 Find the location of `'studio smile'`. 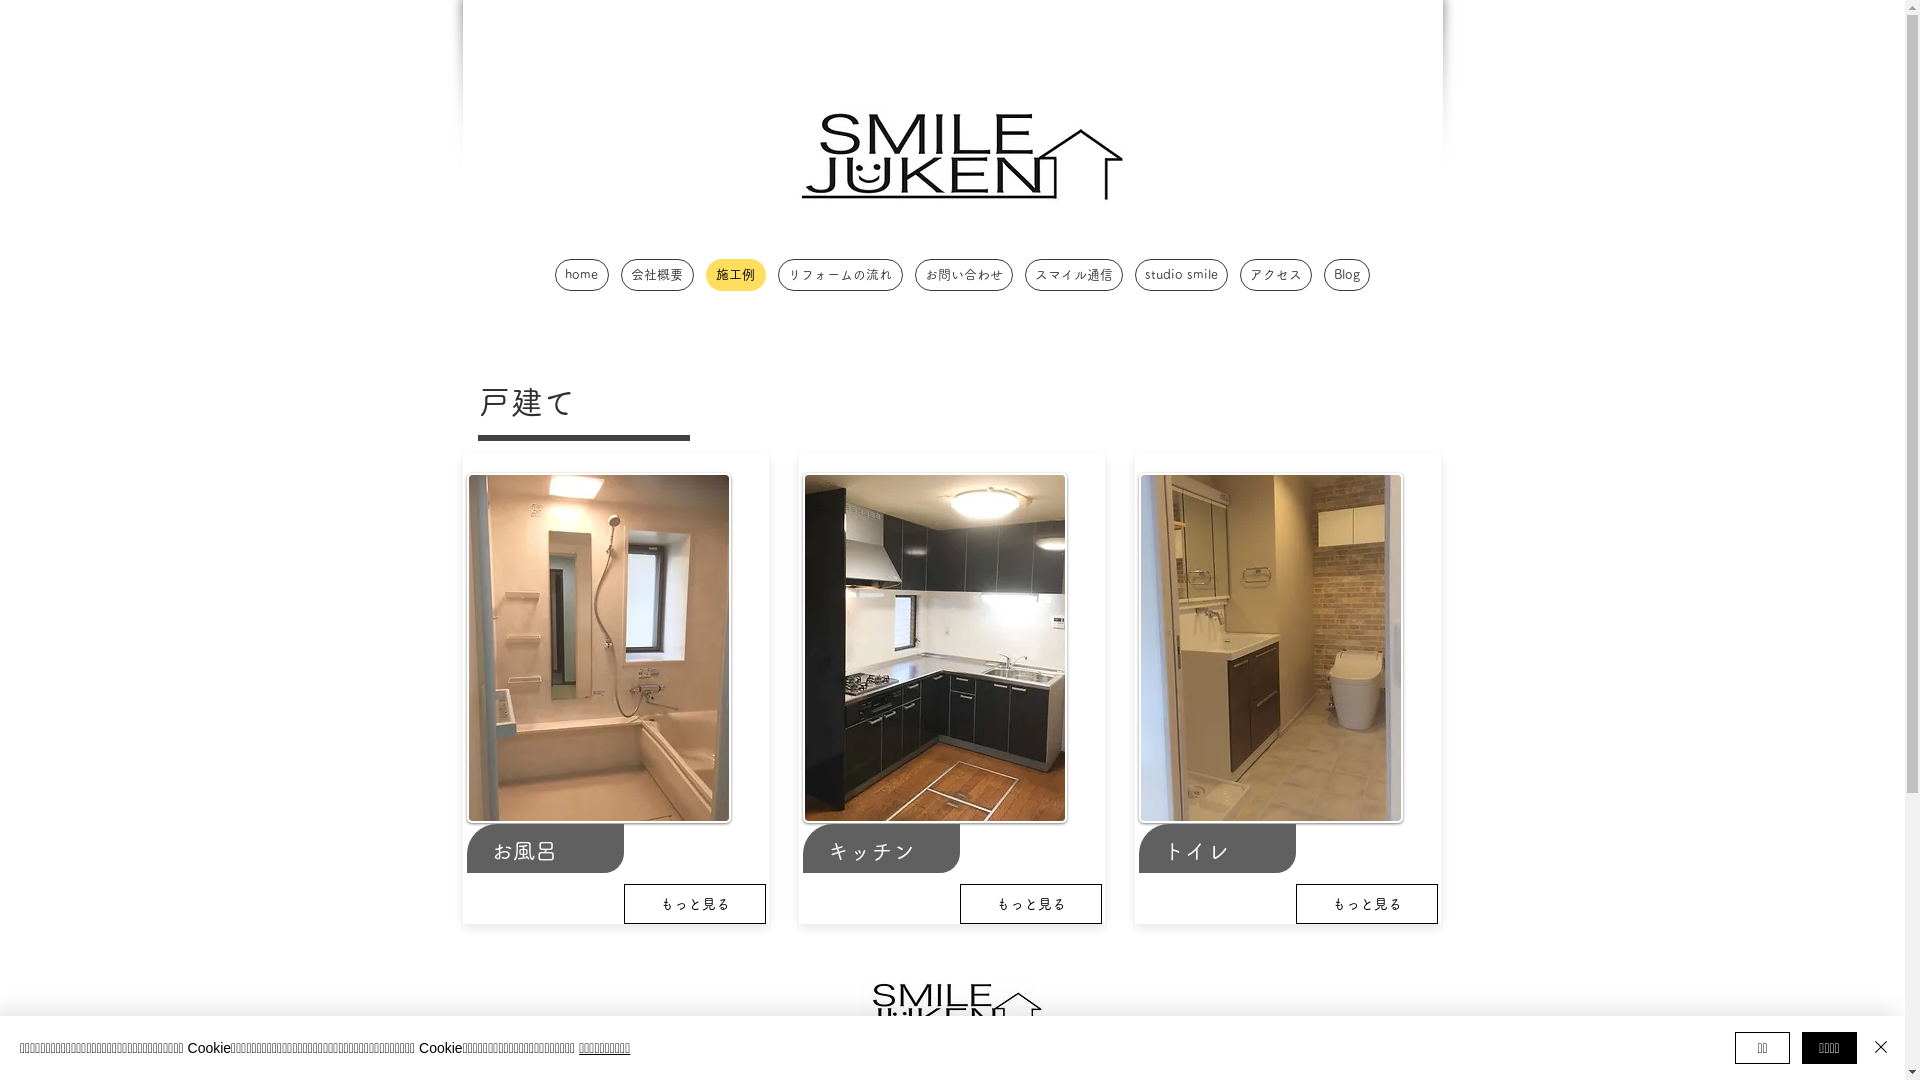

'studio smile' is located at coordinates (1180, 274).